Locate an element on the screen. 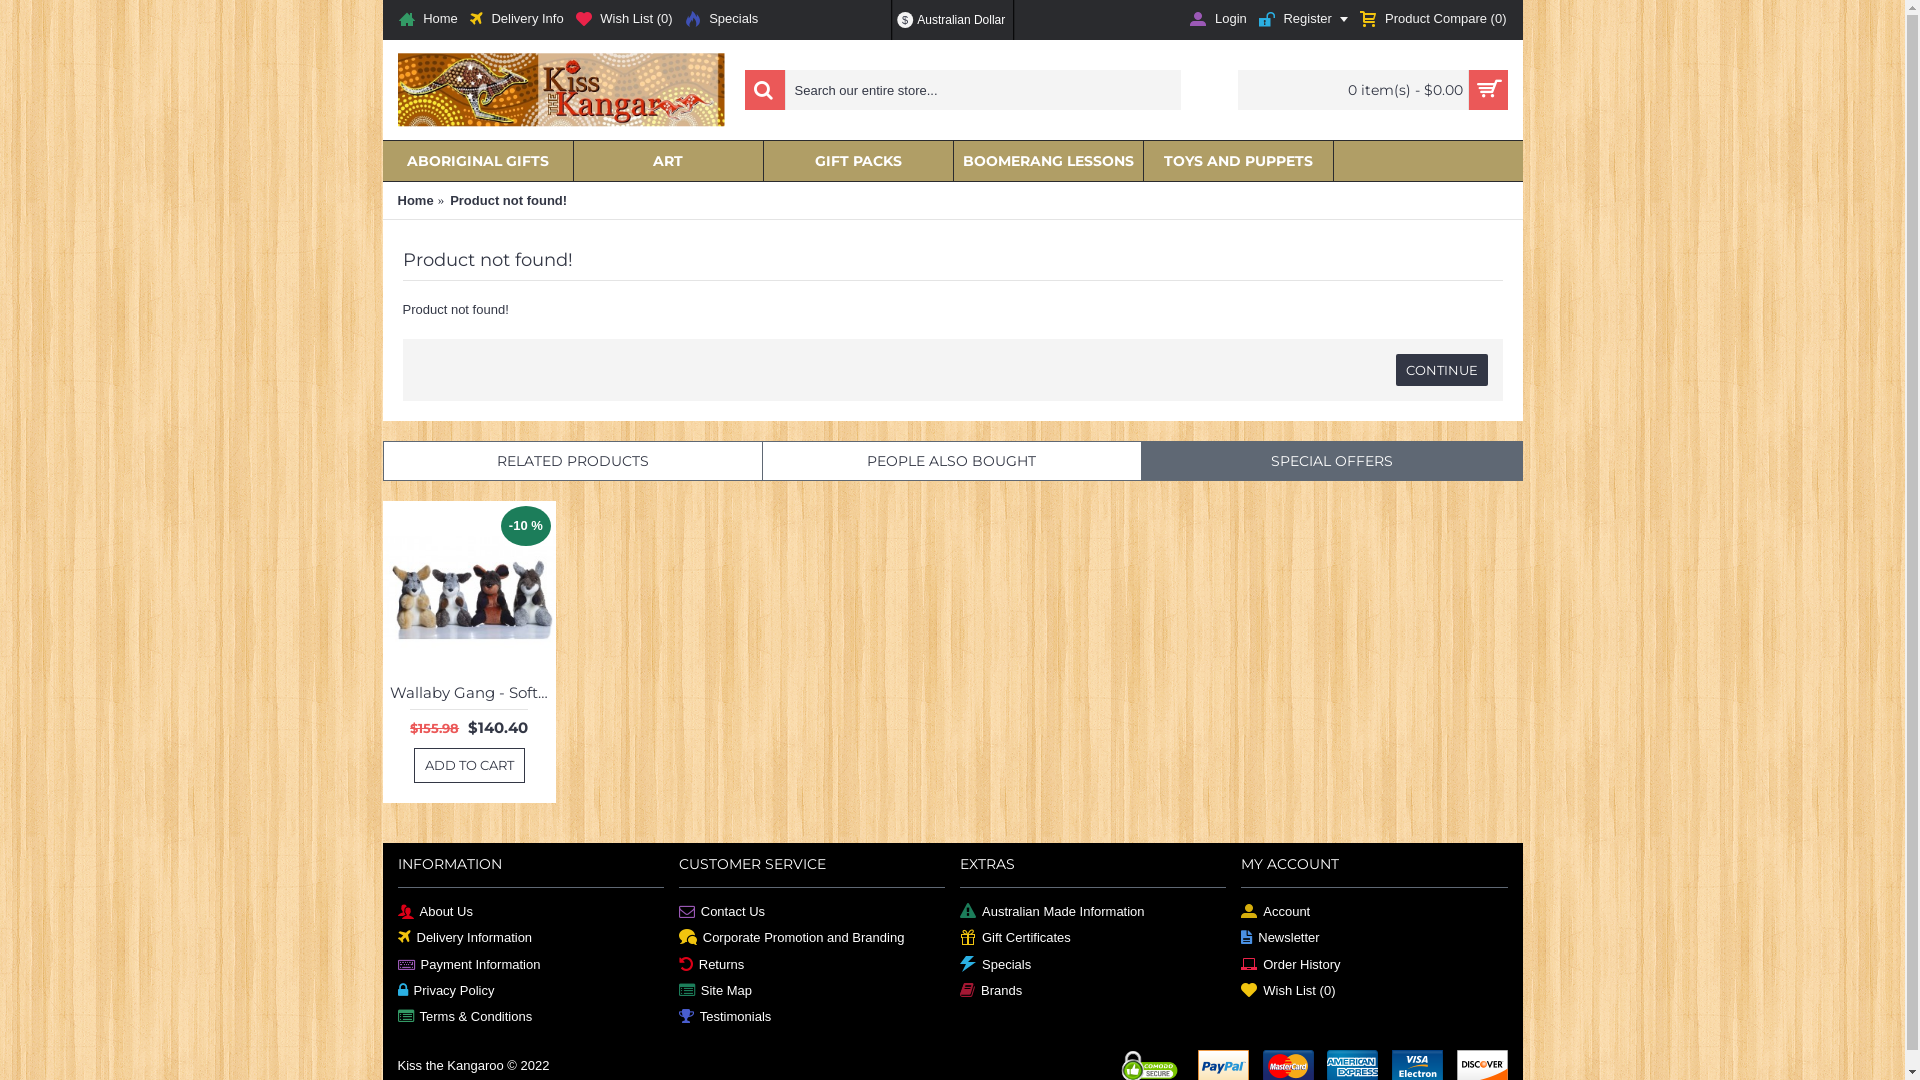 This screenshot has width=1920, height=1080. 'Gift Certificates' is located at coordinates (1092, 937).